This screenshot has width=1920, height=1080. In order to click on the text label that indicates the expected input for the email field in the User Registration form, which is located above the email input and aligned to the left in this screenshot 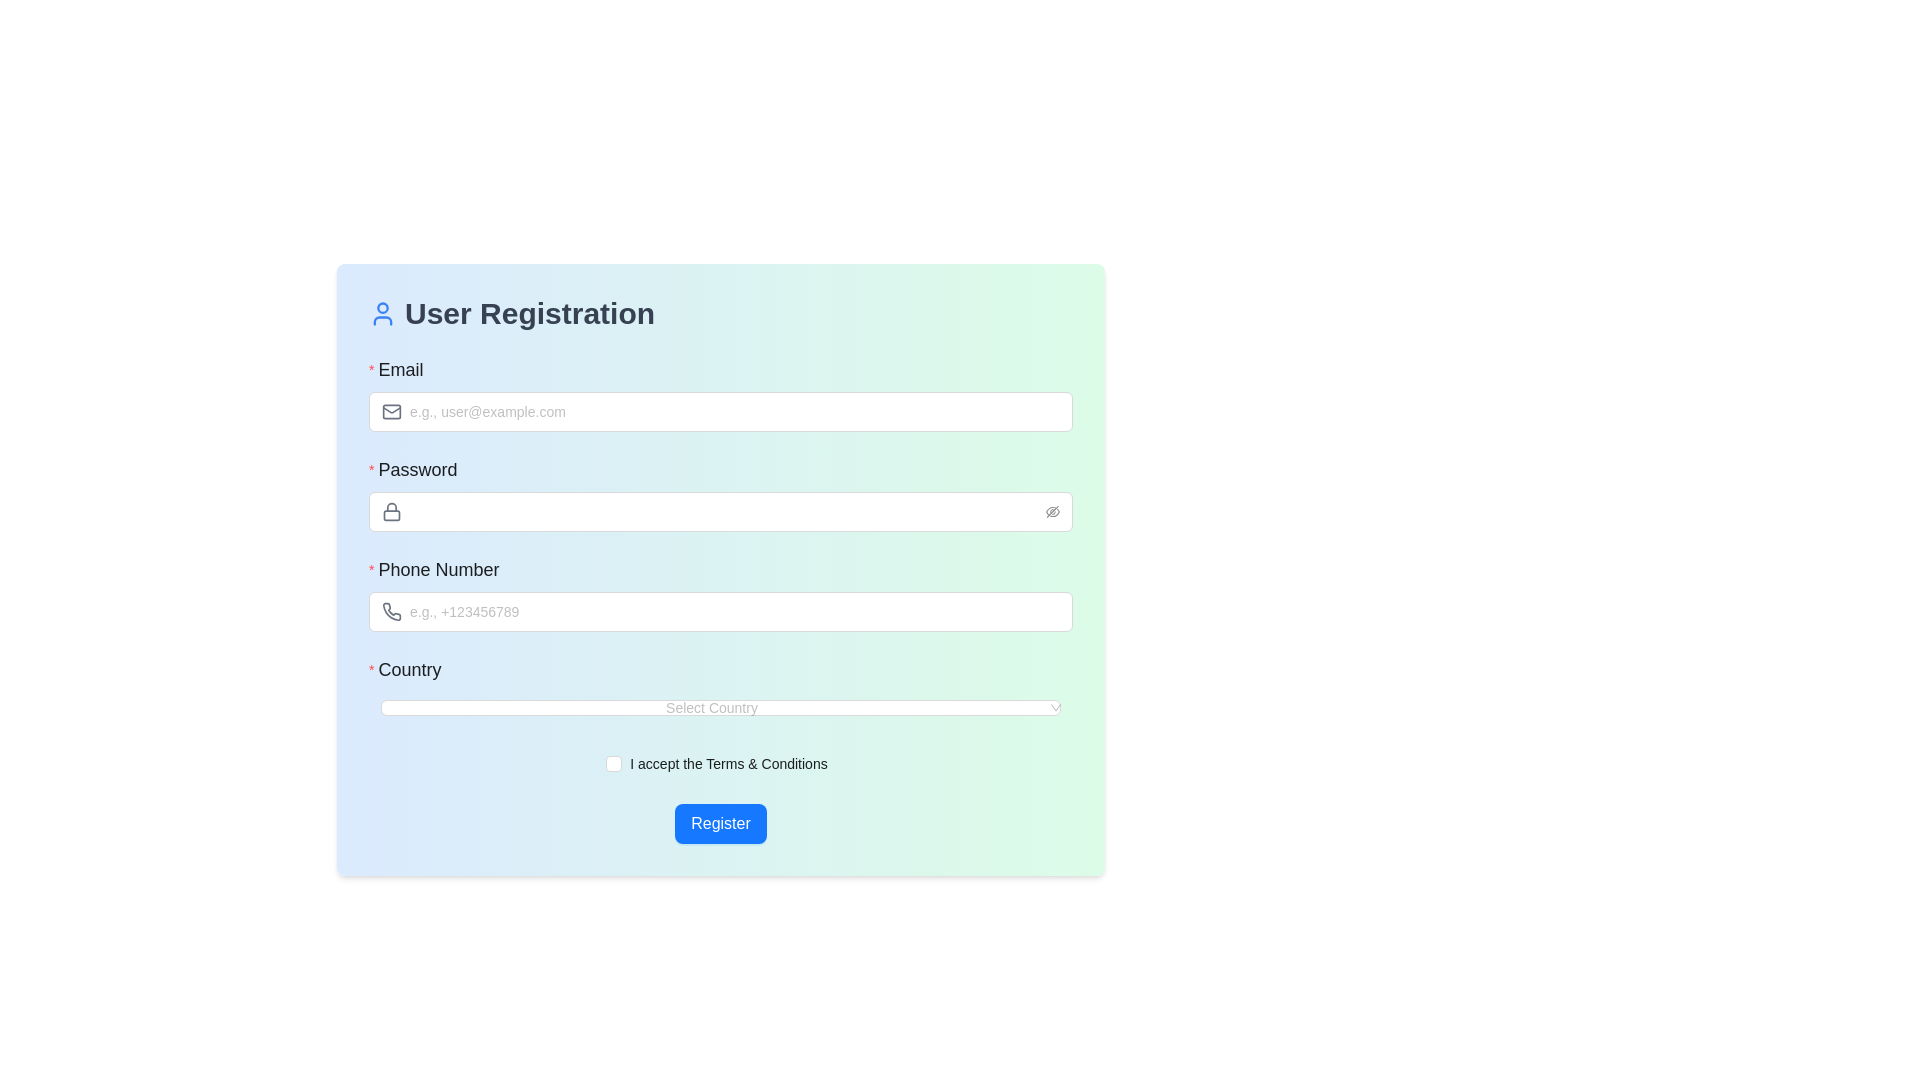, I will do `click(400, 370)`.